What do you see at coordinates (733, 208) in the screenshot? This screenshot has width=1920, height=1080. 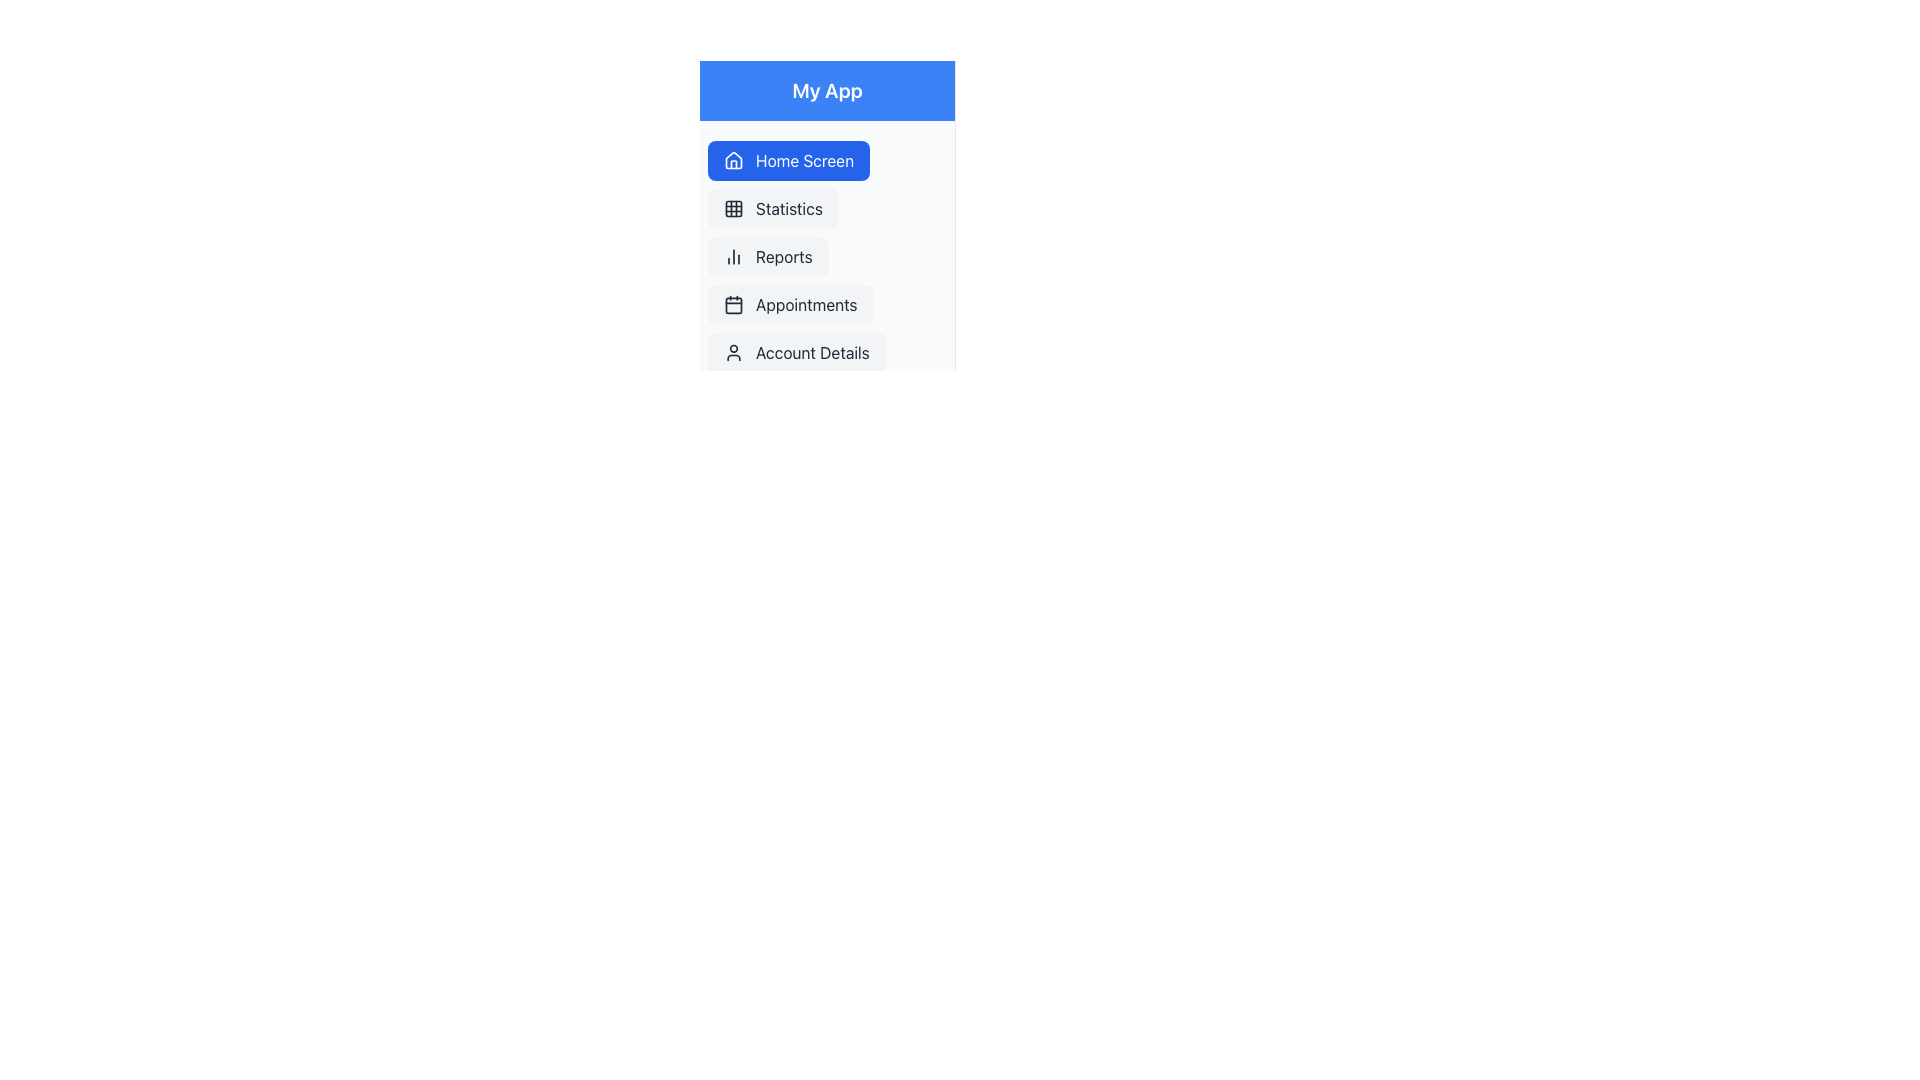 I see `the top-left square of the navigation grid interface in the sidebar` at bounding box center [733, 208].